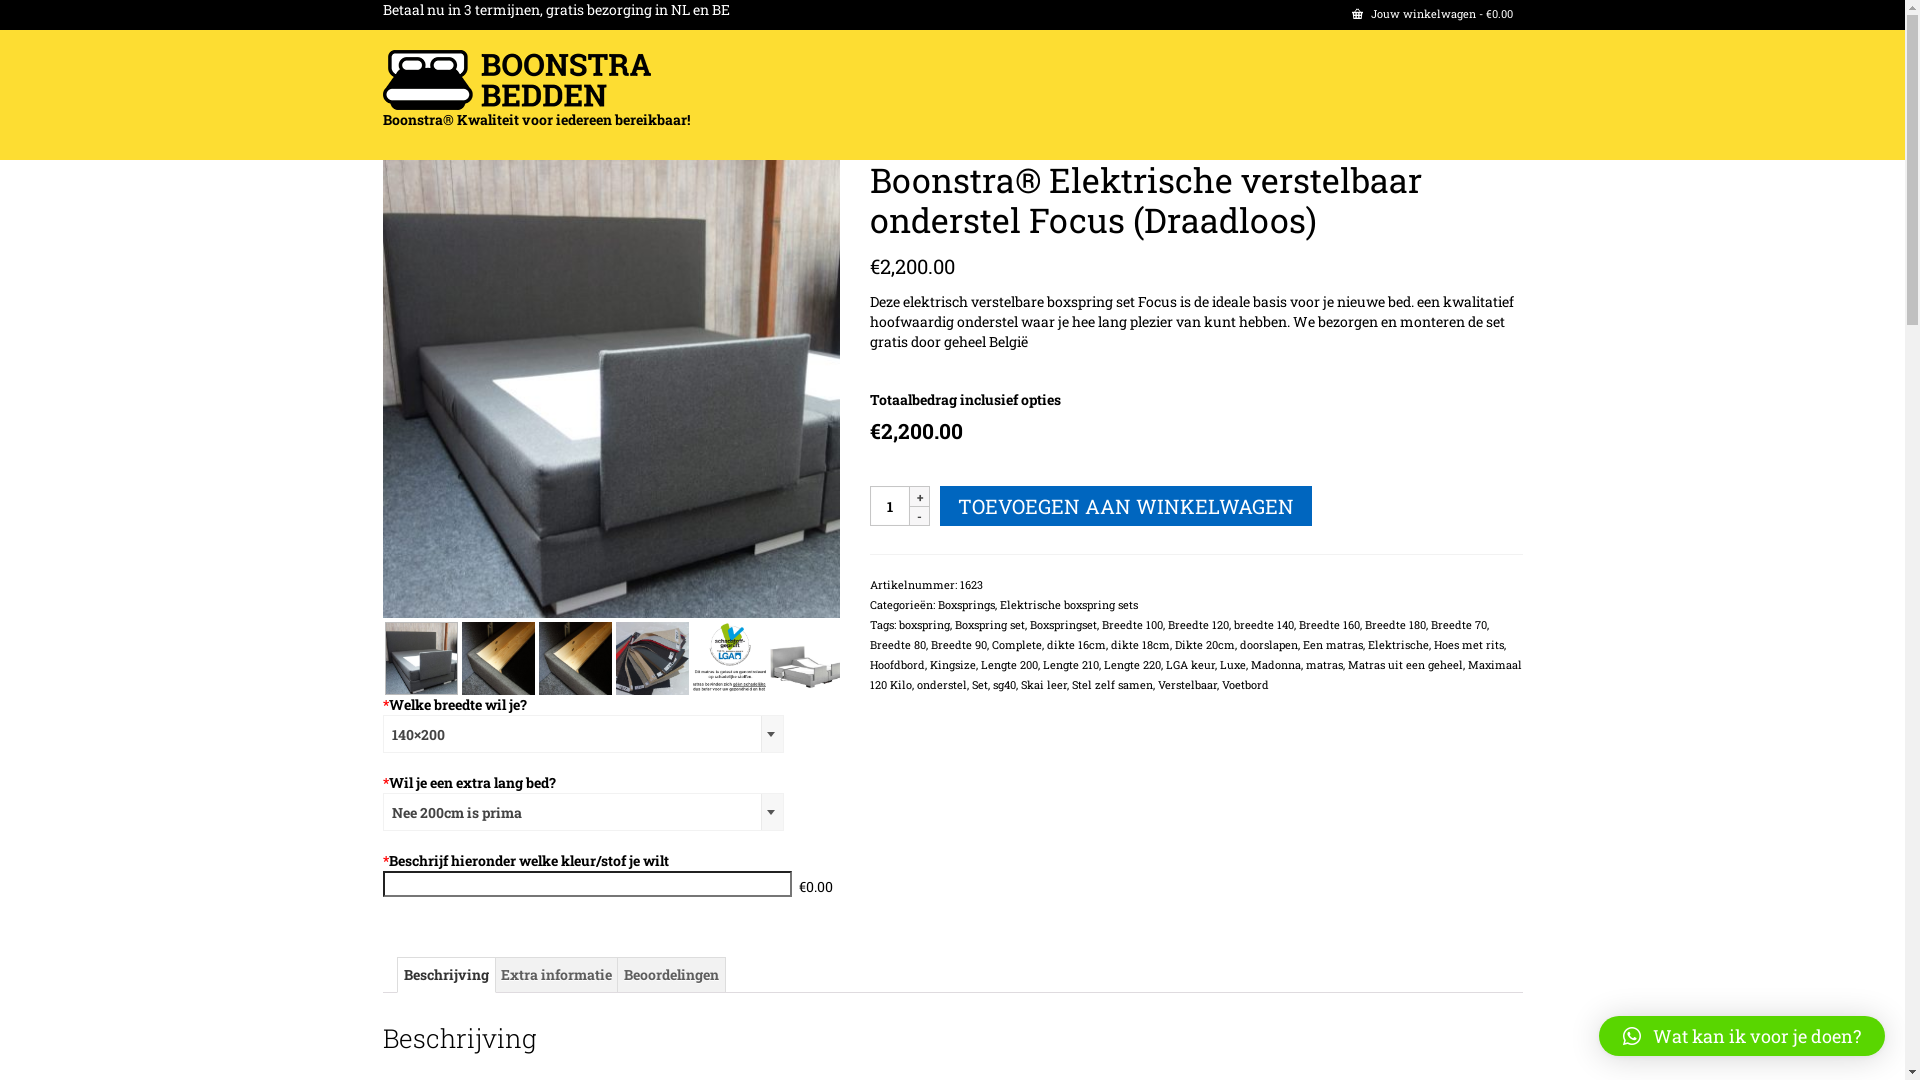 Image resolution: width=1920 pixels, height=1080 pixels. I want to click on 'dikte 16cm', so click(1075, 644).